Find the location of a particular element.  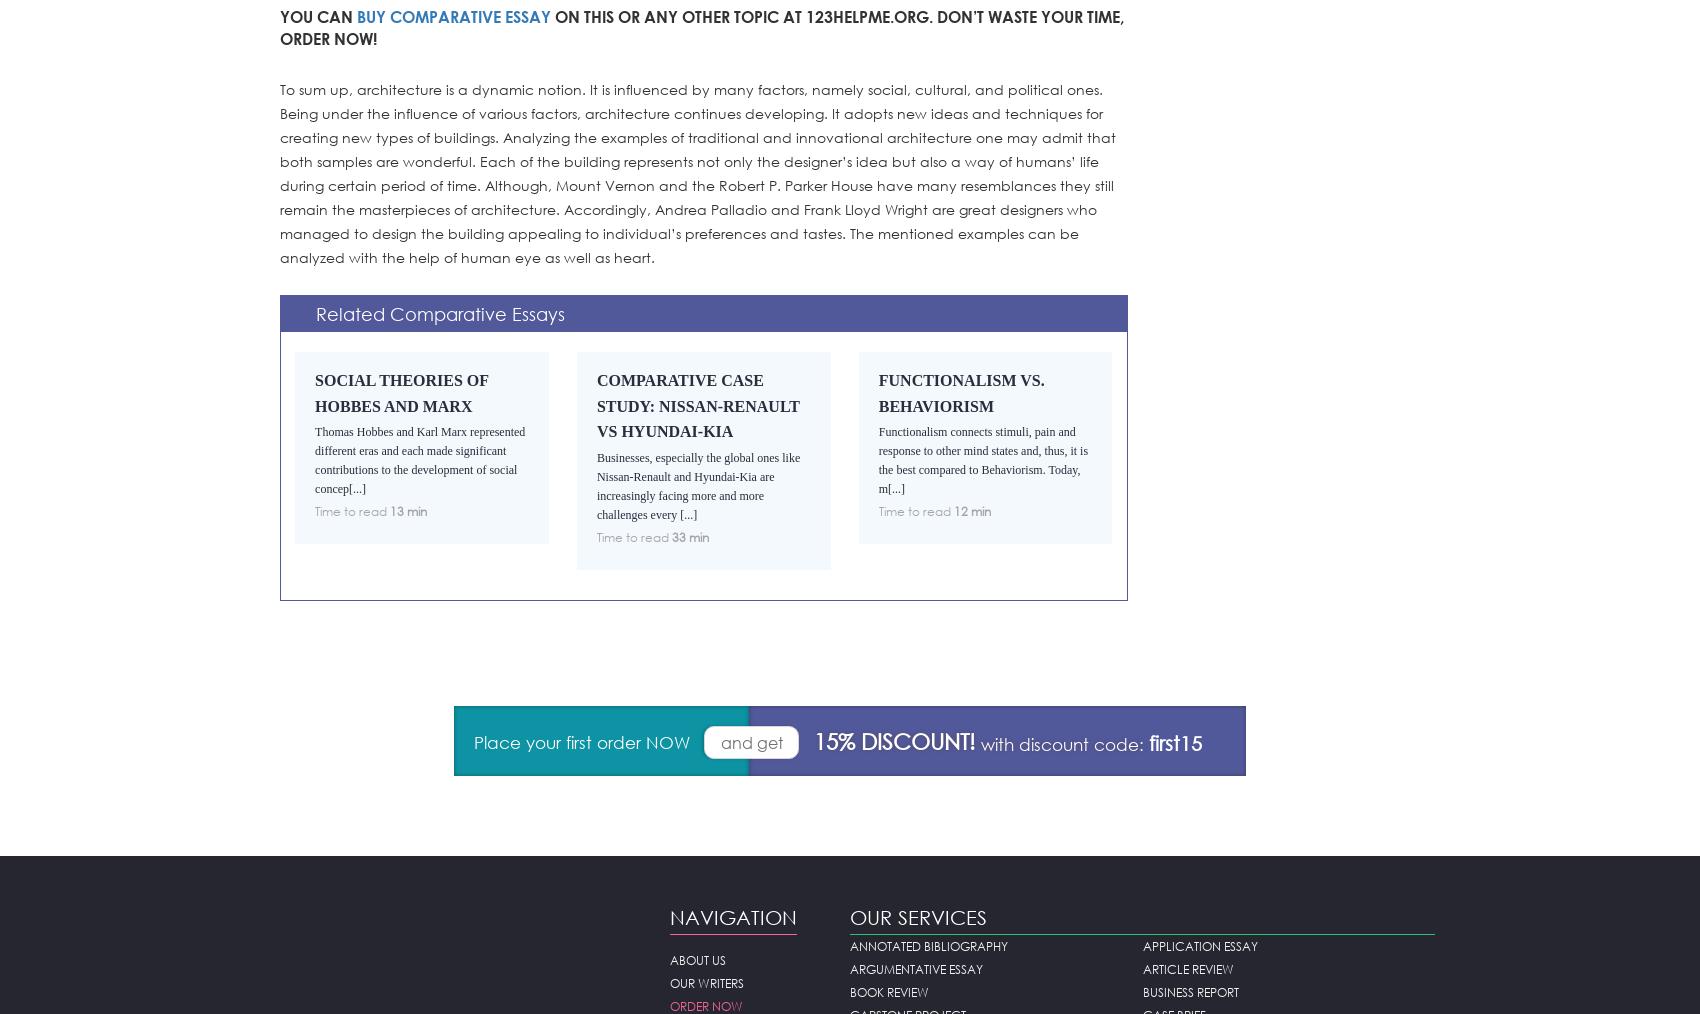

'Buy Comparative essay' is located at coordinates (454, 15).